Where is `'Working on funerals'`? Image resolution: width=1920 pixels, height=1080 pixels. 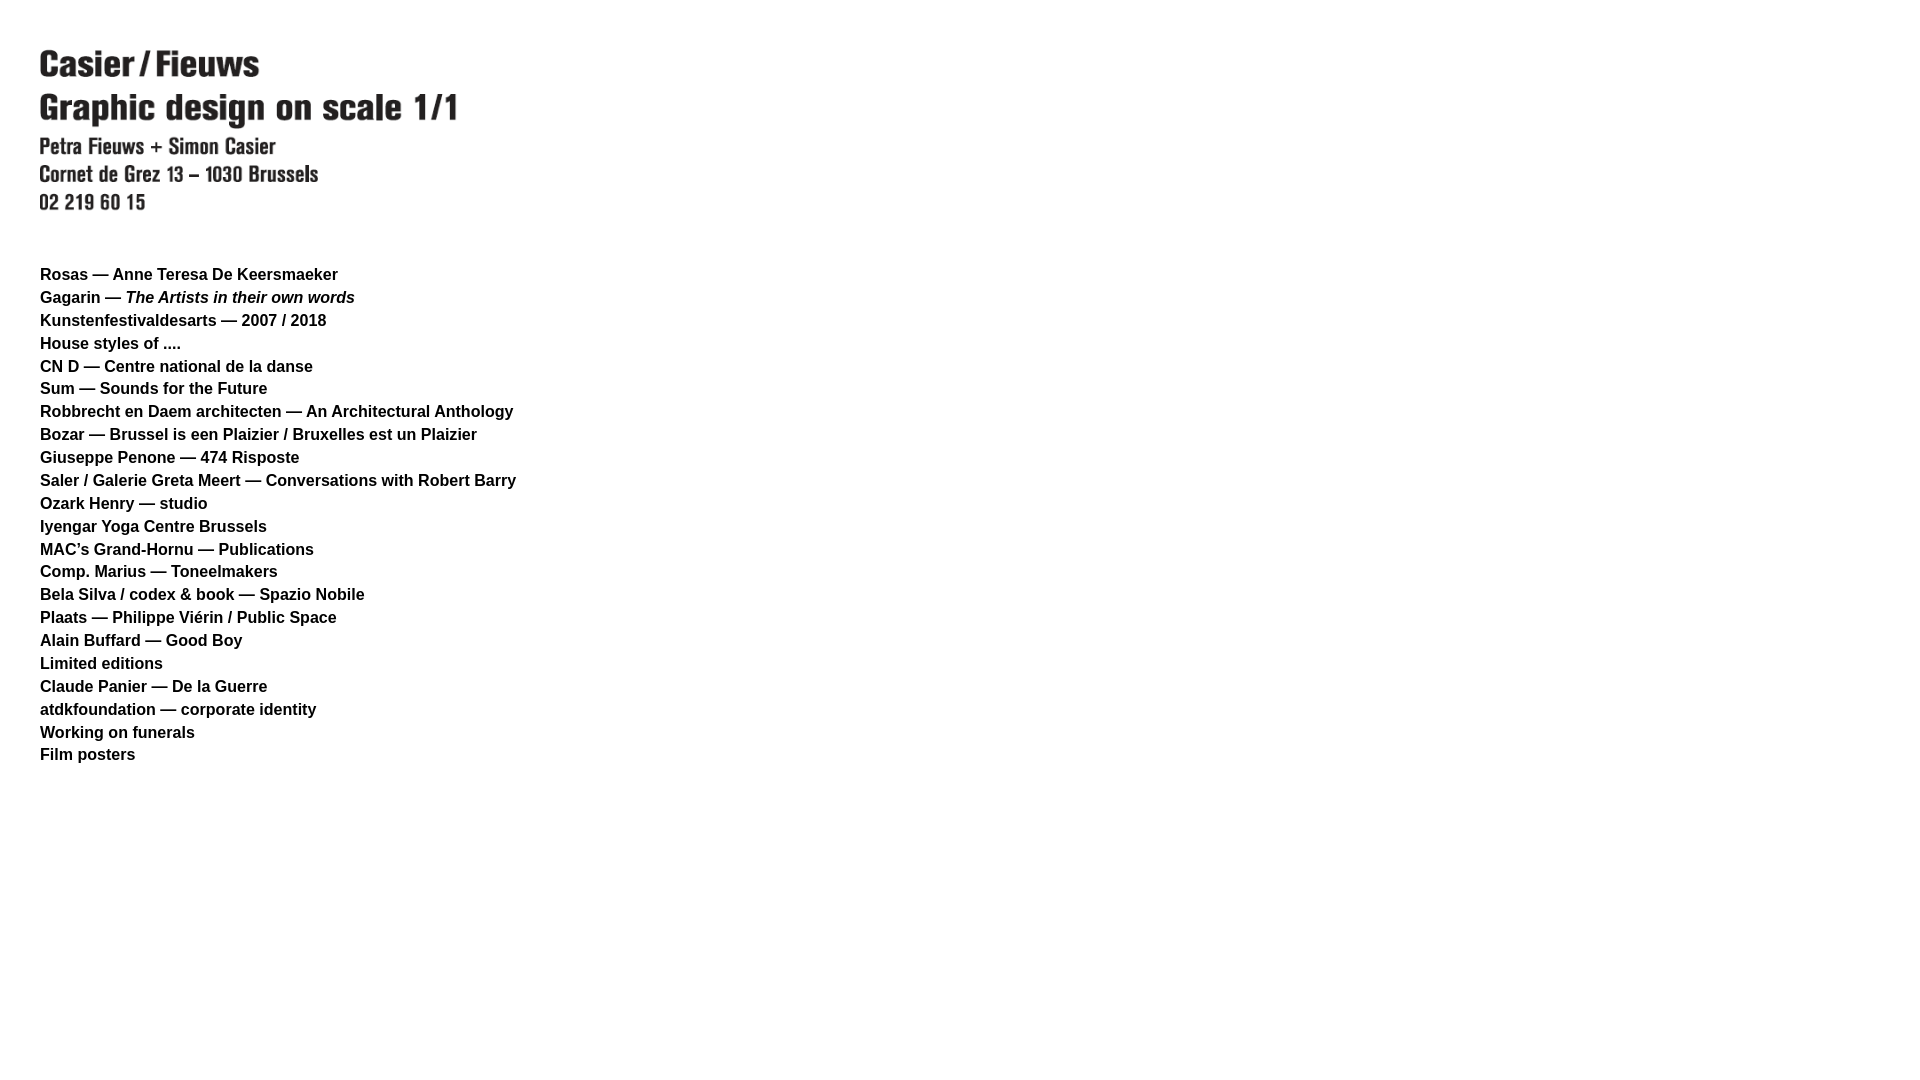
'Working on funerals' is located at coordinates (116, 731).